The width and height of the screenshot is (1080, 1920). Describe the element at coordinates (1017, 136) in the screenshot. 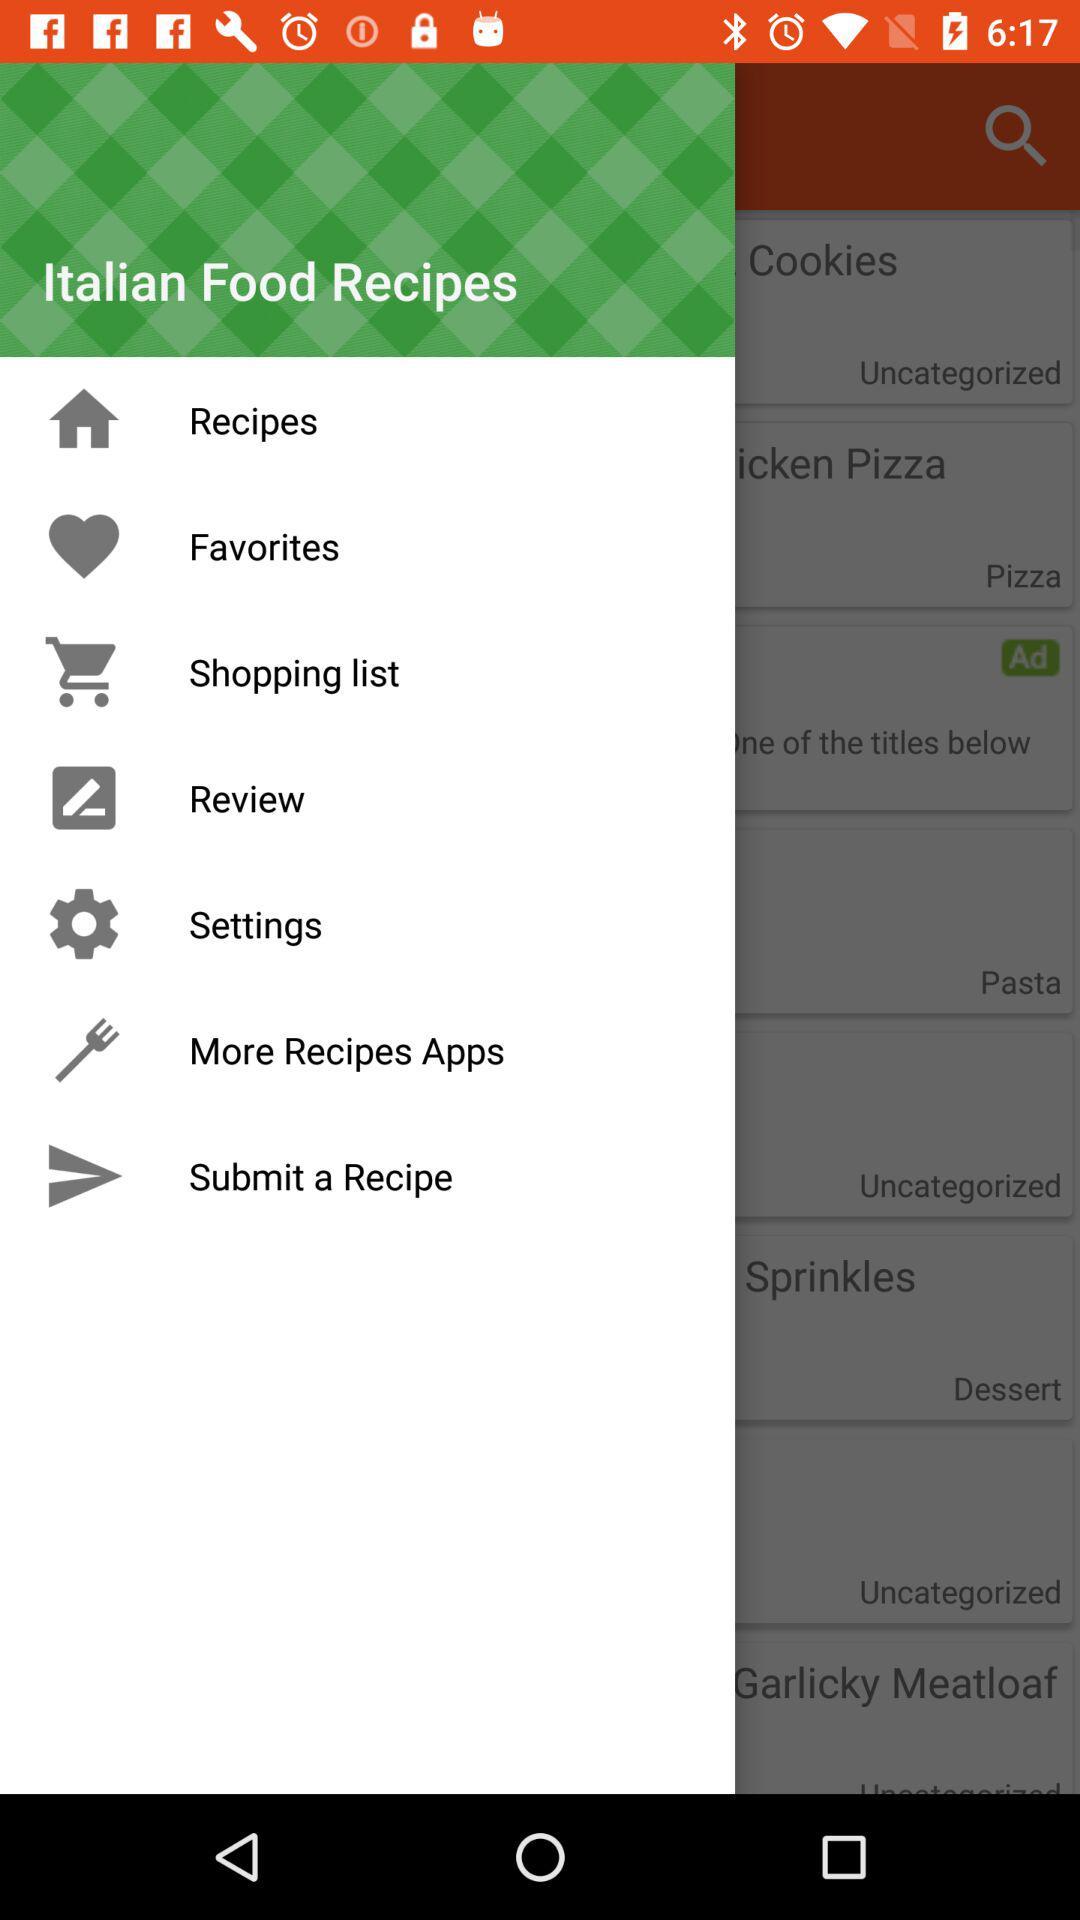

I see `search symbol` at that location.